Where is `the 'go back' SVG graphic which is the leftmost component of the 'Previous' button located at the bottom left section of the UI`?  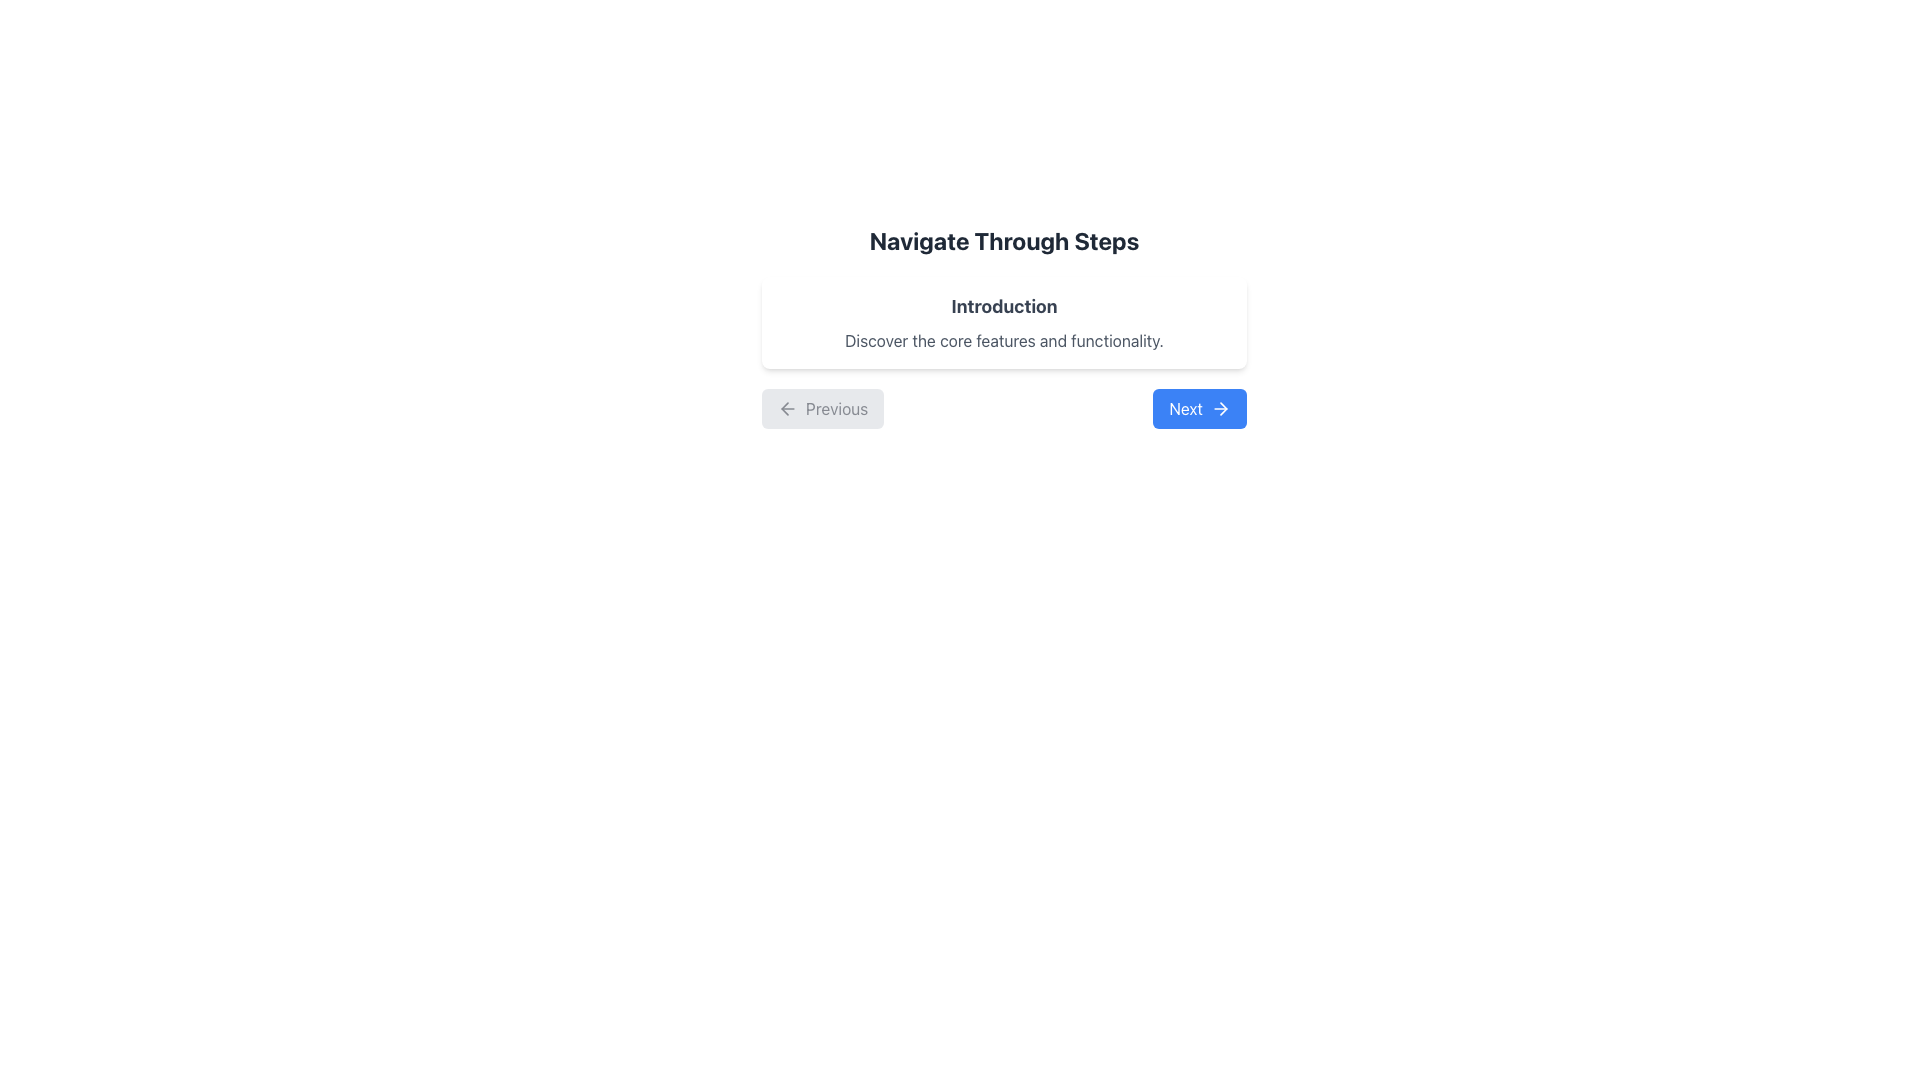
the 'go back' SVG graphic which is the leftmost component of the 'Previous' button located at the bottom left section of the UI is located at coordinates (786, 407).